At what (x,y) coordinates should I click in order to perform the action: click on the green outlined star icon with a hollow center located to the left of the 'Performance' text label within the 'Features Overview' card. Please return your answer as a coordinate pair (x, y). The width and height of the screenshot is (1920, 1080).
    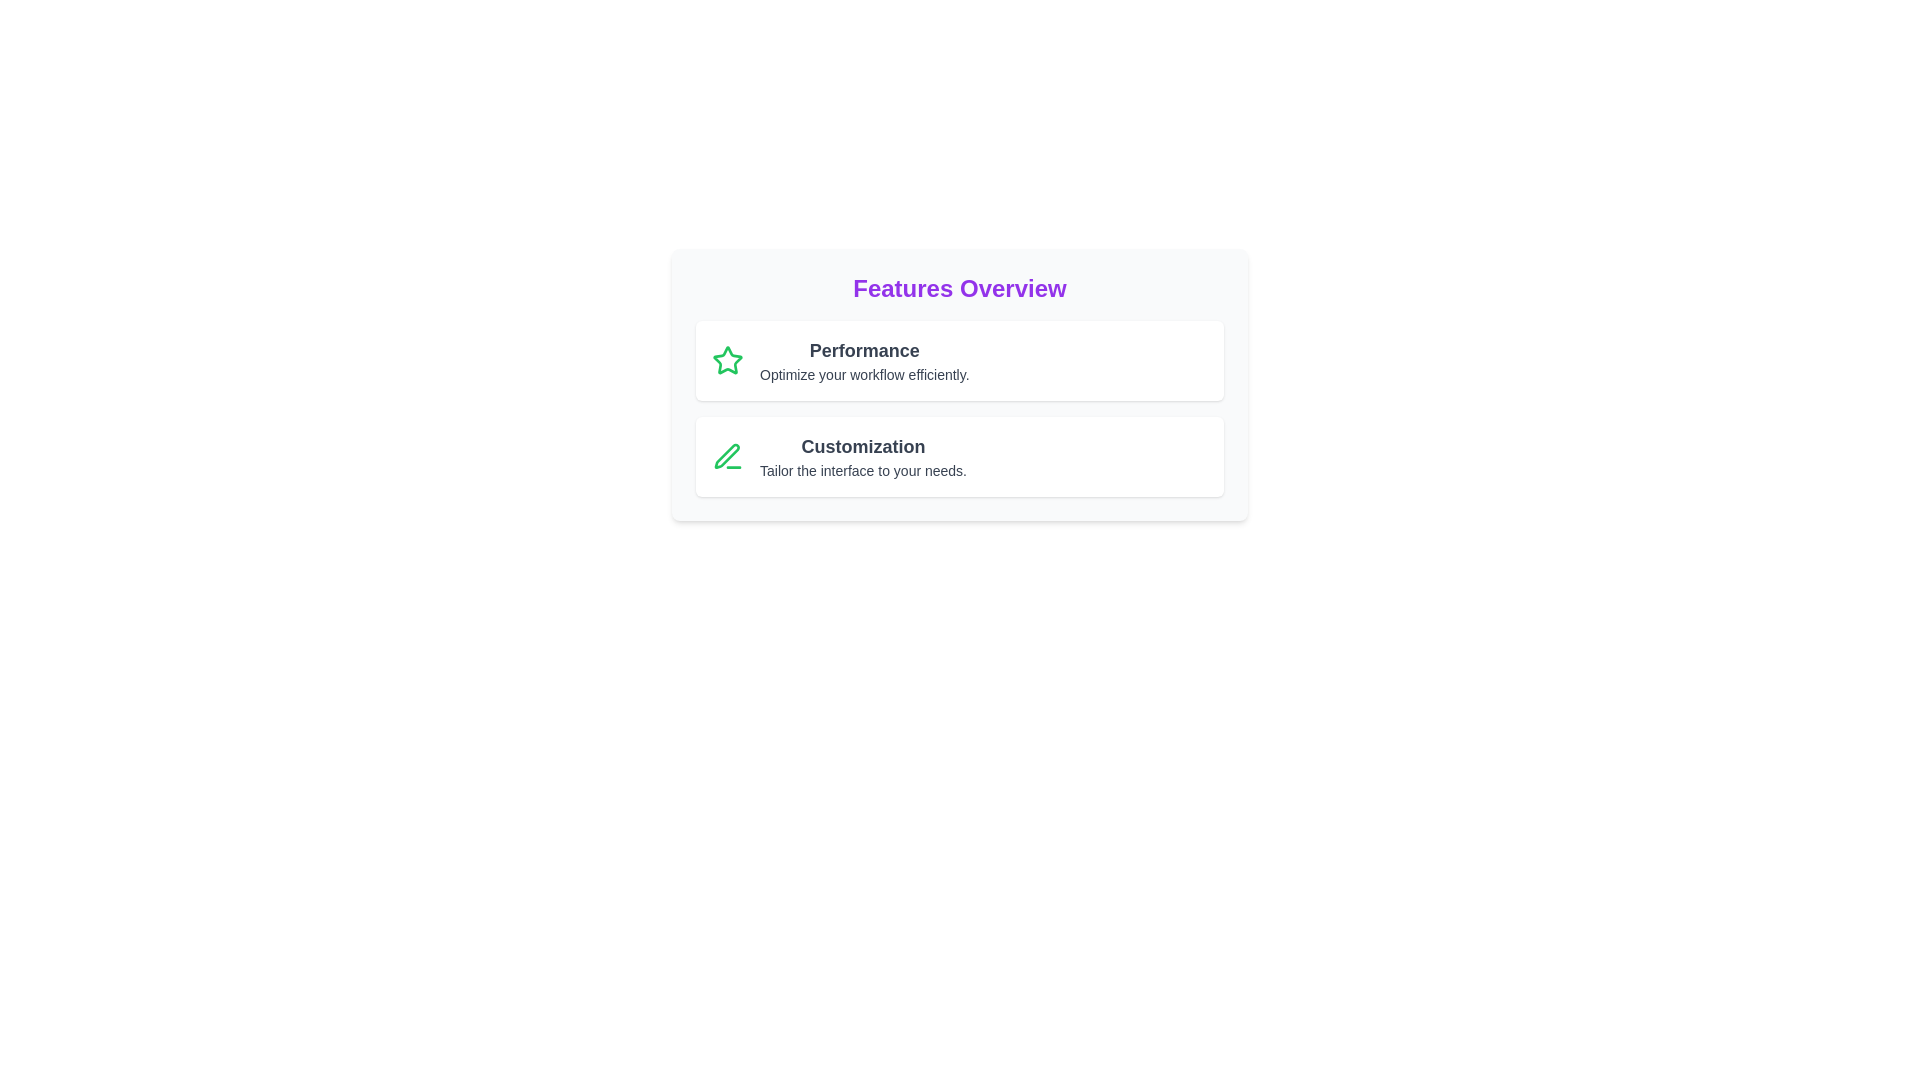
    Looking at the image, I should click on (727, 360).